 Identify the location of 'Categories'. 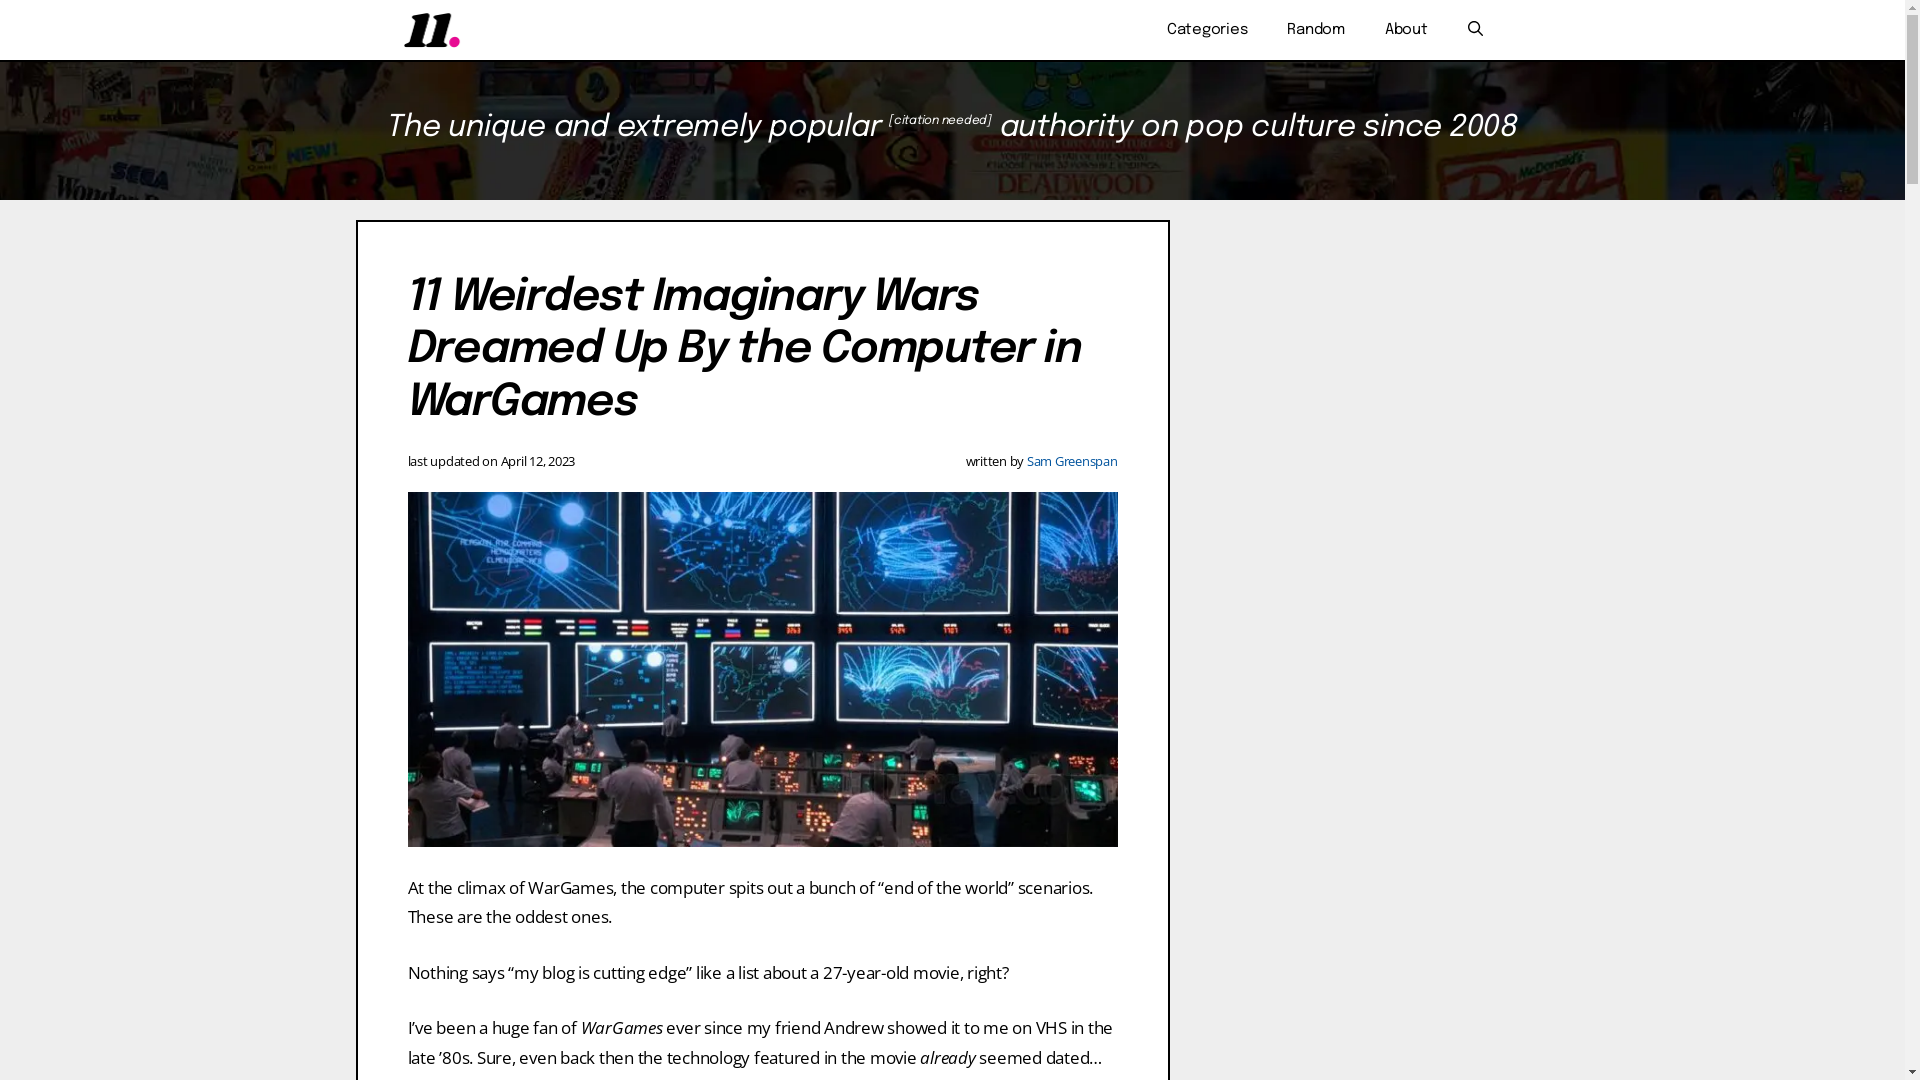
(1206, 30).